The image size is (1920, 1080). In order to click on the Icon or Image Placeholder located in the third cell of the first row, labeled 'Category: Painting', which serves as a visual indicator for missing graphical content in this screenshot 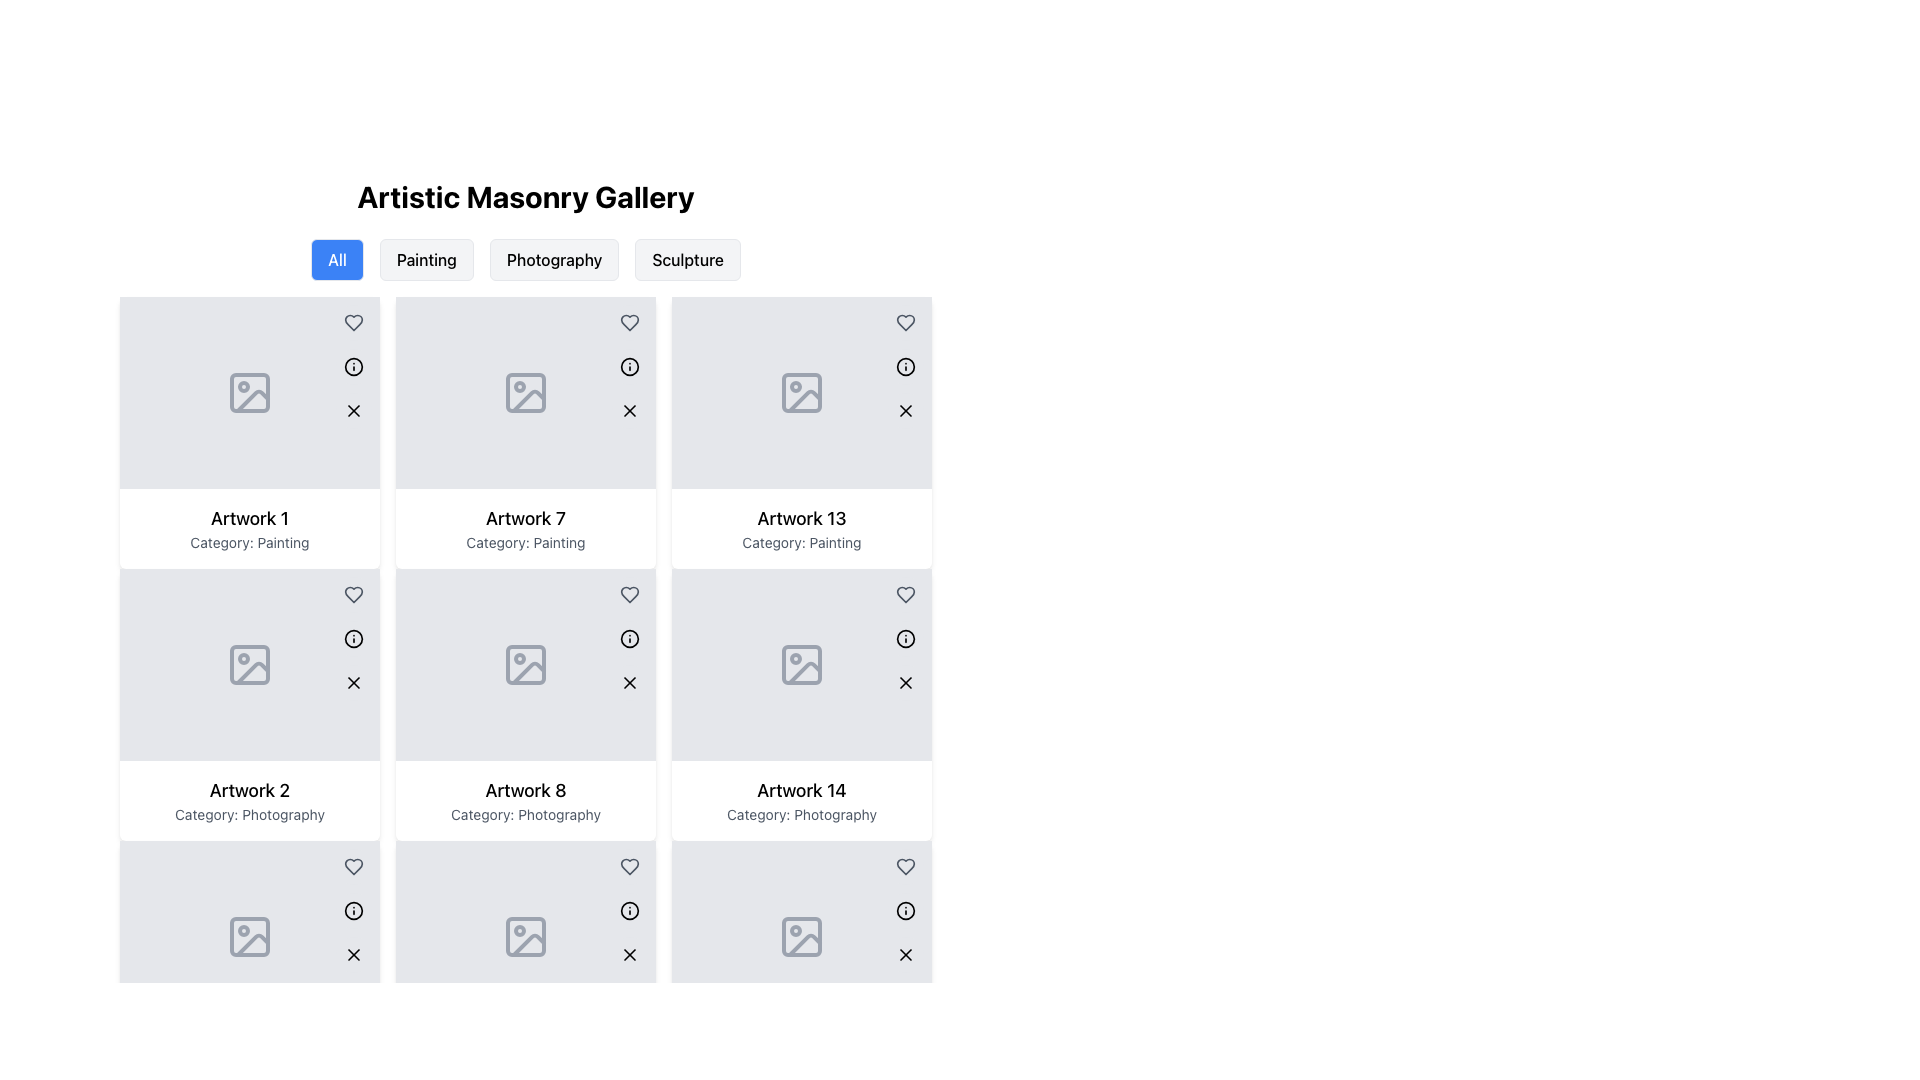, I will do `click(526, 393)`.